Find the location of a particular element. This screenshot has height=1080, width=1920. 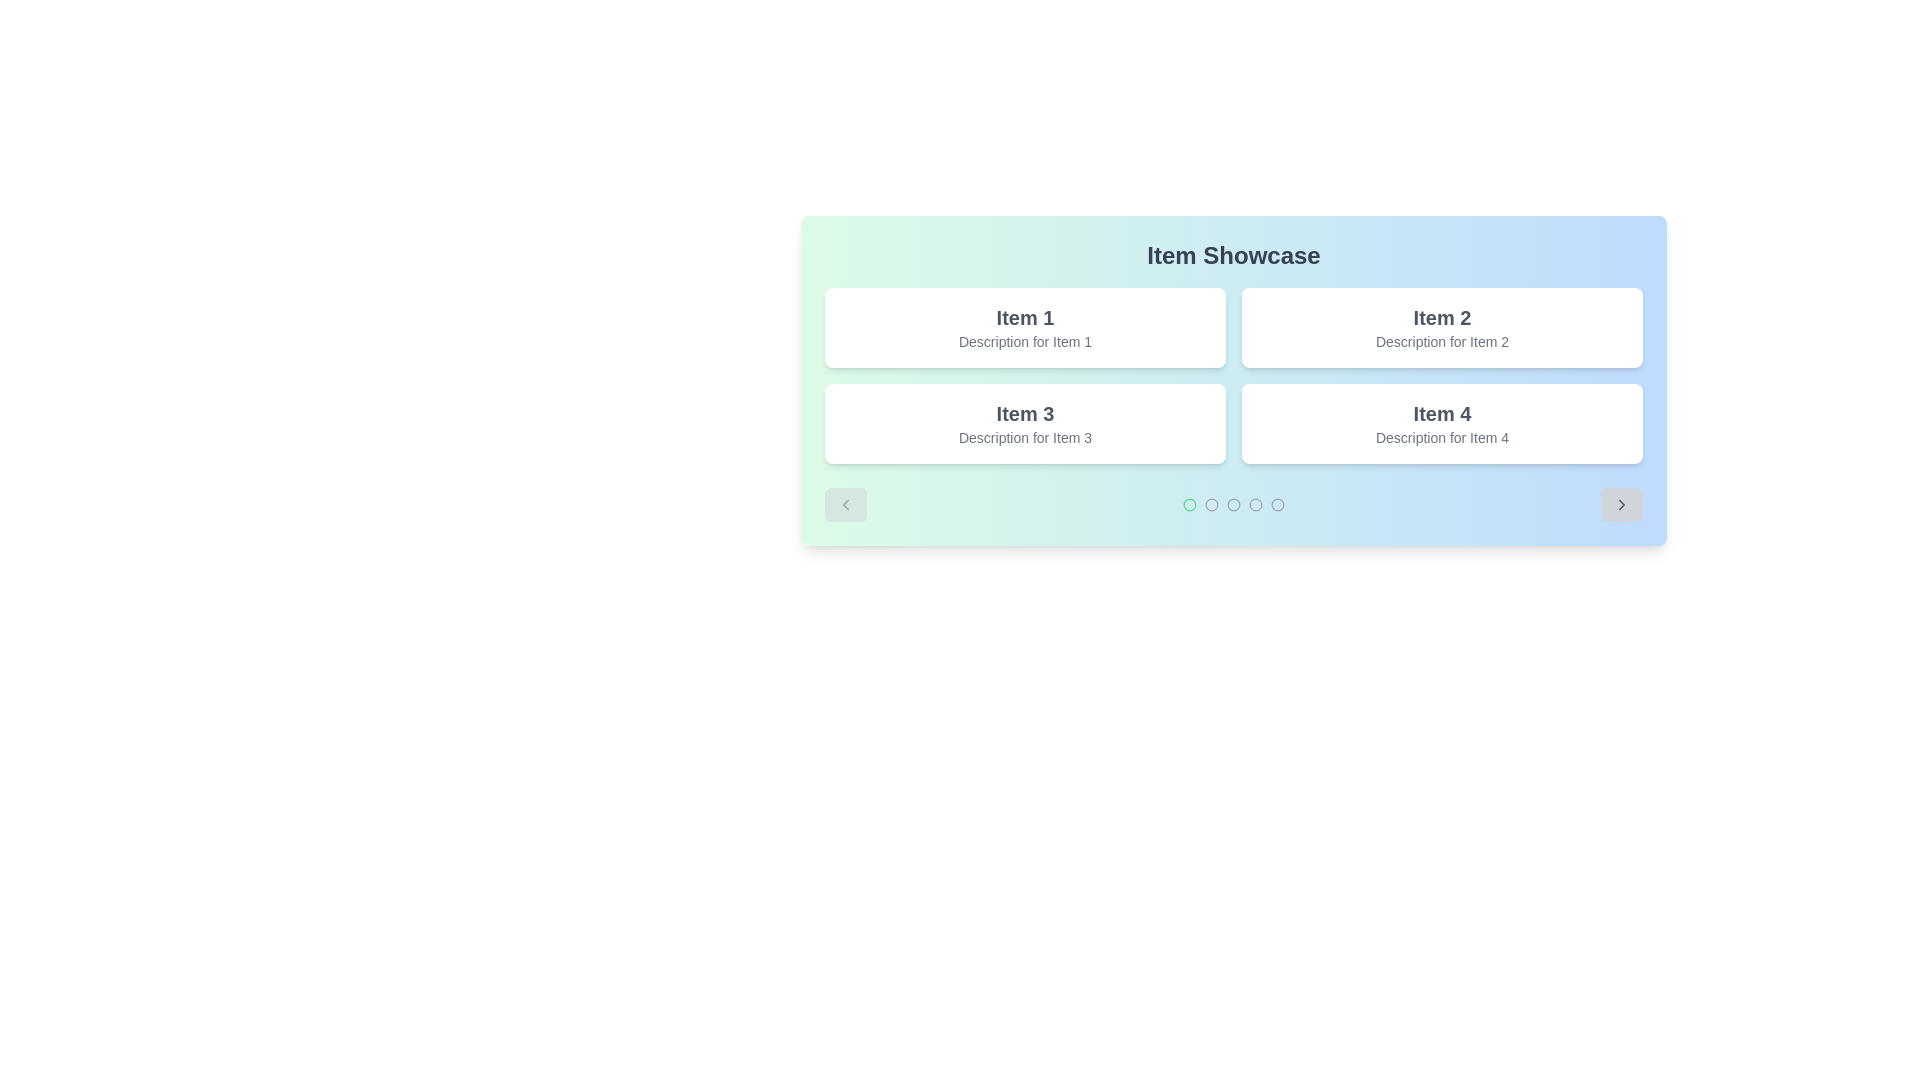

the first circle icon in the pagination system located below the 'Item Showcase' content is located at coordinates (1190, 504).